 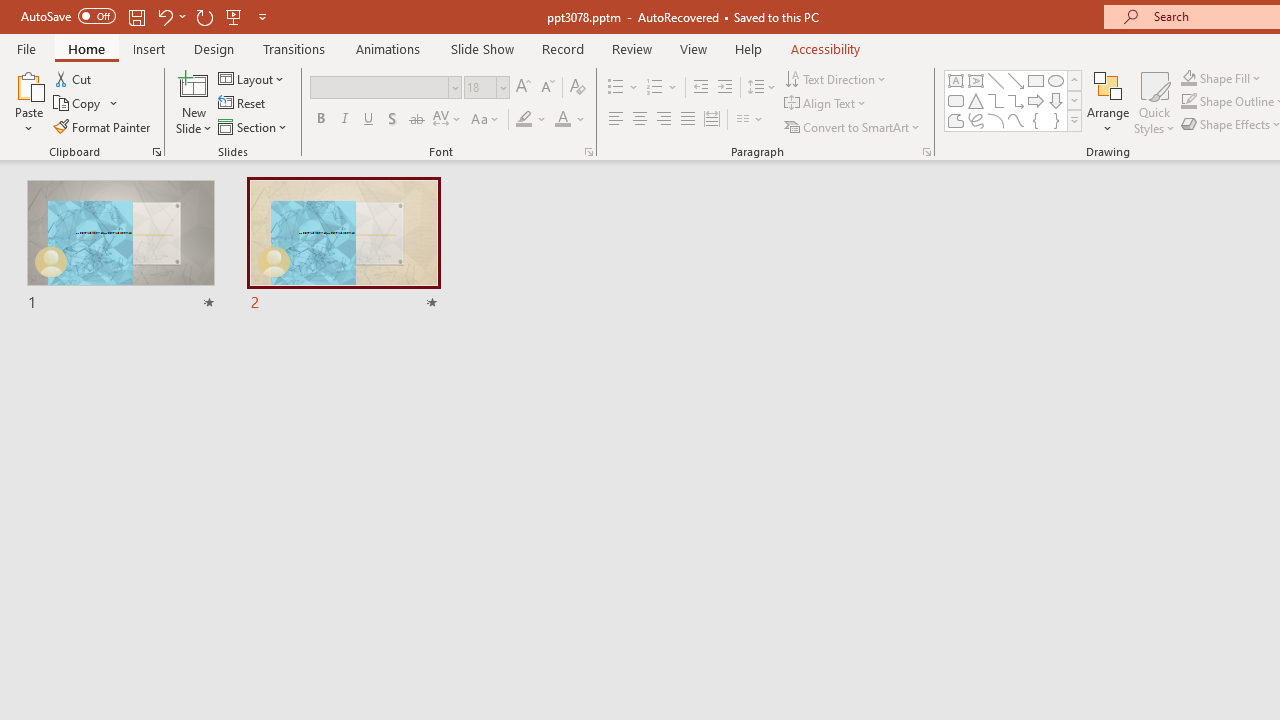 What do you see at coordinates (561, 119) in the screenshot?
I see `'Font Color Red'` at bounding box center [561, 119].